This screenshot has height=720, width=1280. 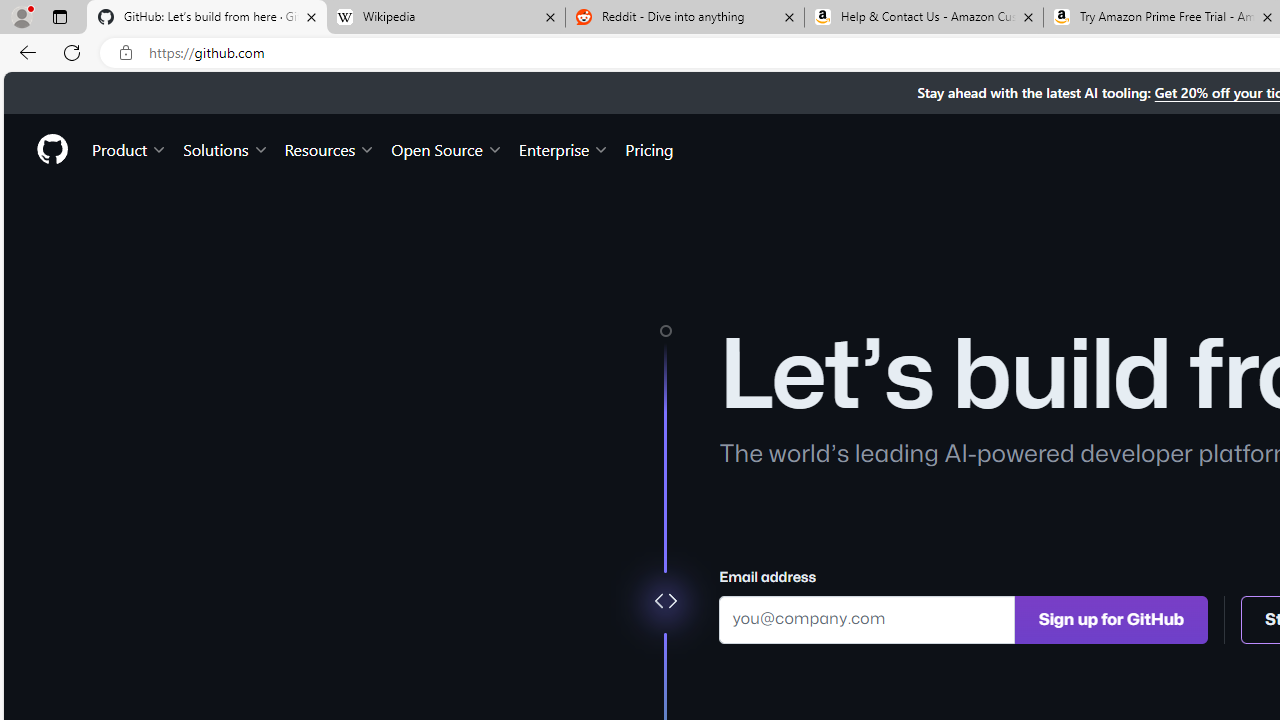 What do you see at coordinates (225, 148) in the screenshot?
I see `'Solutions'` at bounding box center [225, 148].